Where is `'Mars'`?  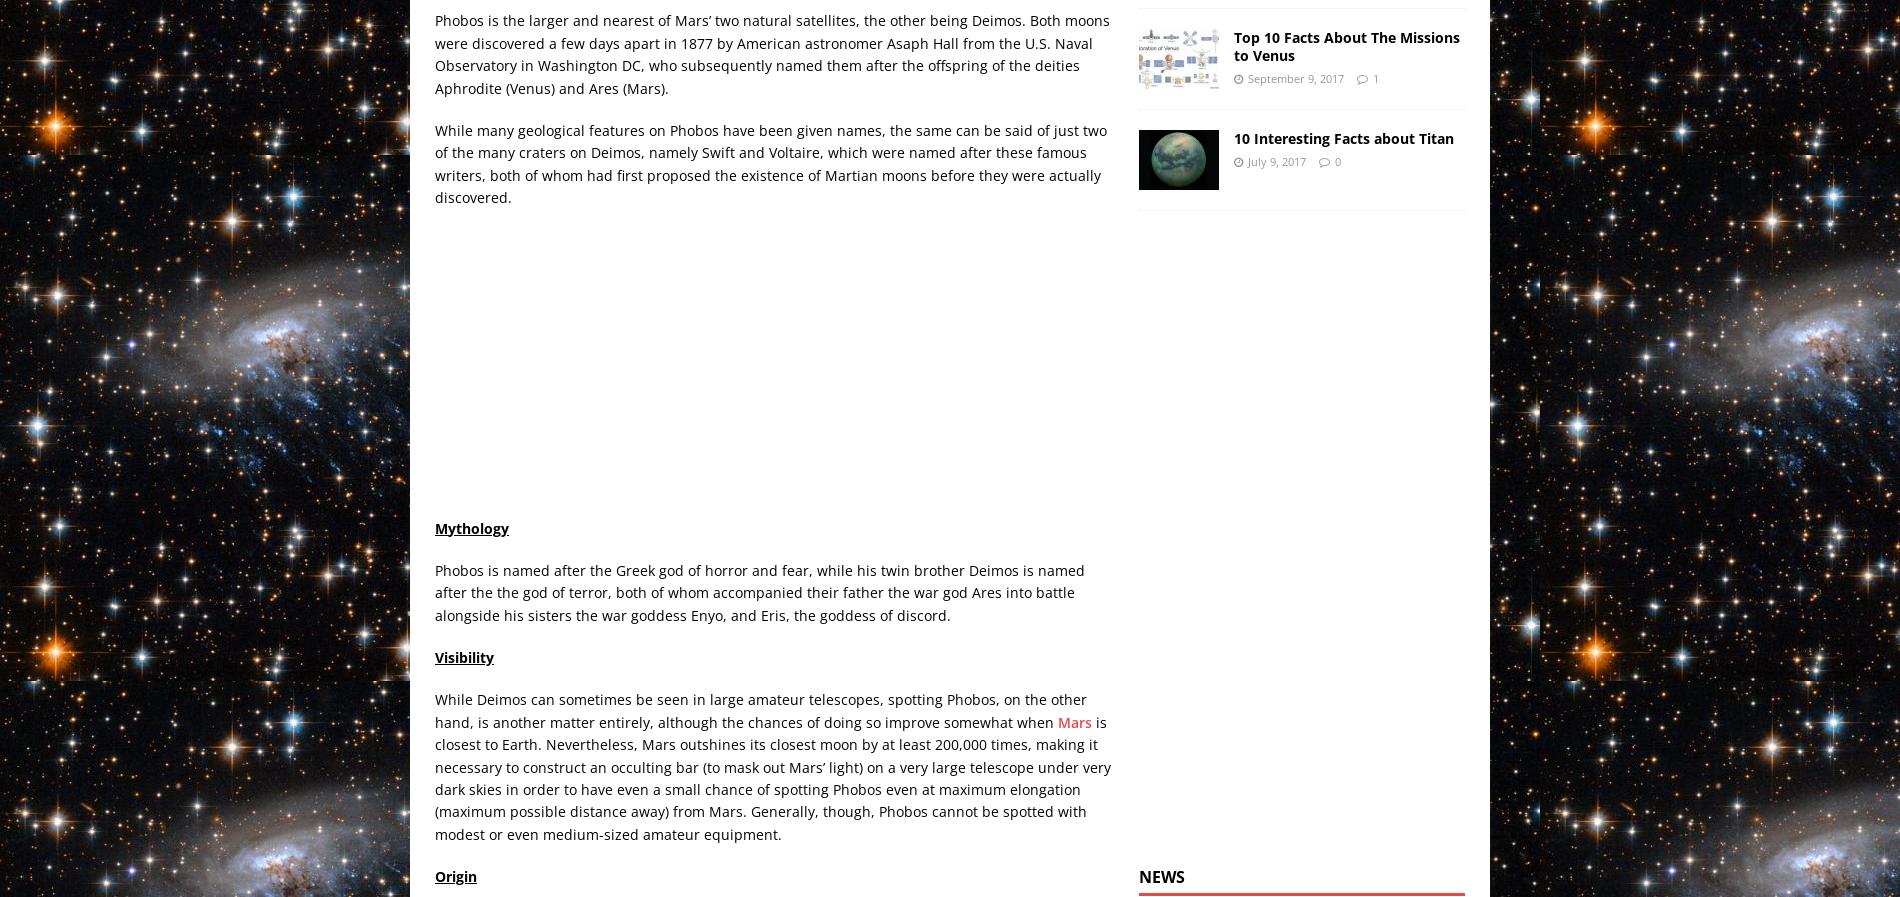
'Mars' is located at coordinates (1075, 721).